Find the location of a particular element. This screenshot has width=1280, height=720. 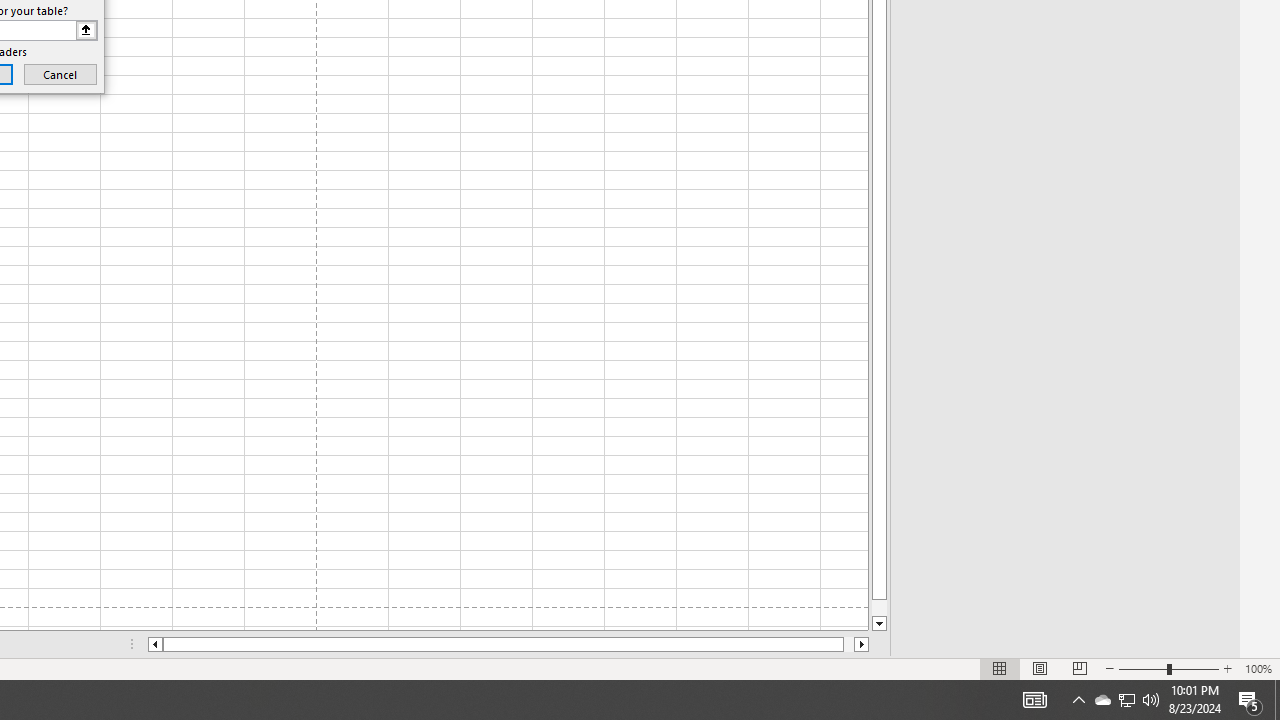

'Normal' is located at coordinates (1000, 669).